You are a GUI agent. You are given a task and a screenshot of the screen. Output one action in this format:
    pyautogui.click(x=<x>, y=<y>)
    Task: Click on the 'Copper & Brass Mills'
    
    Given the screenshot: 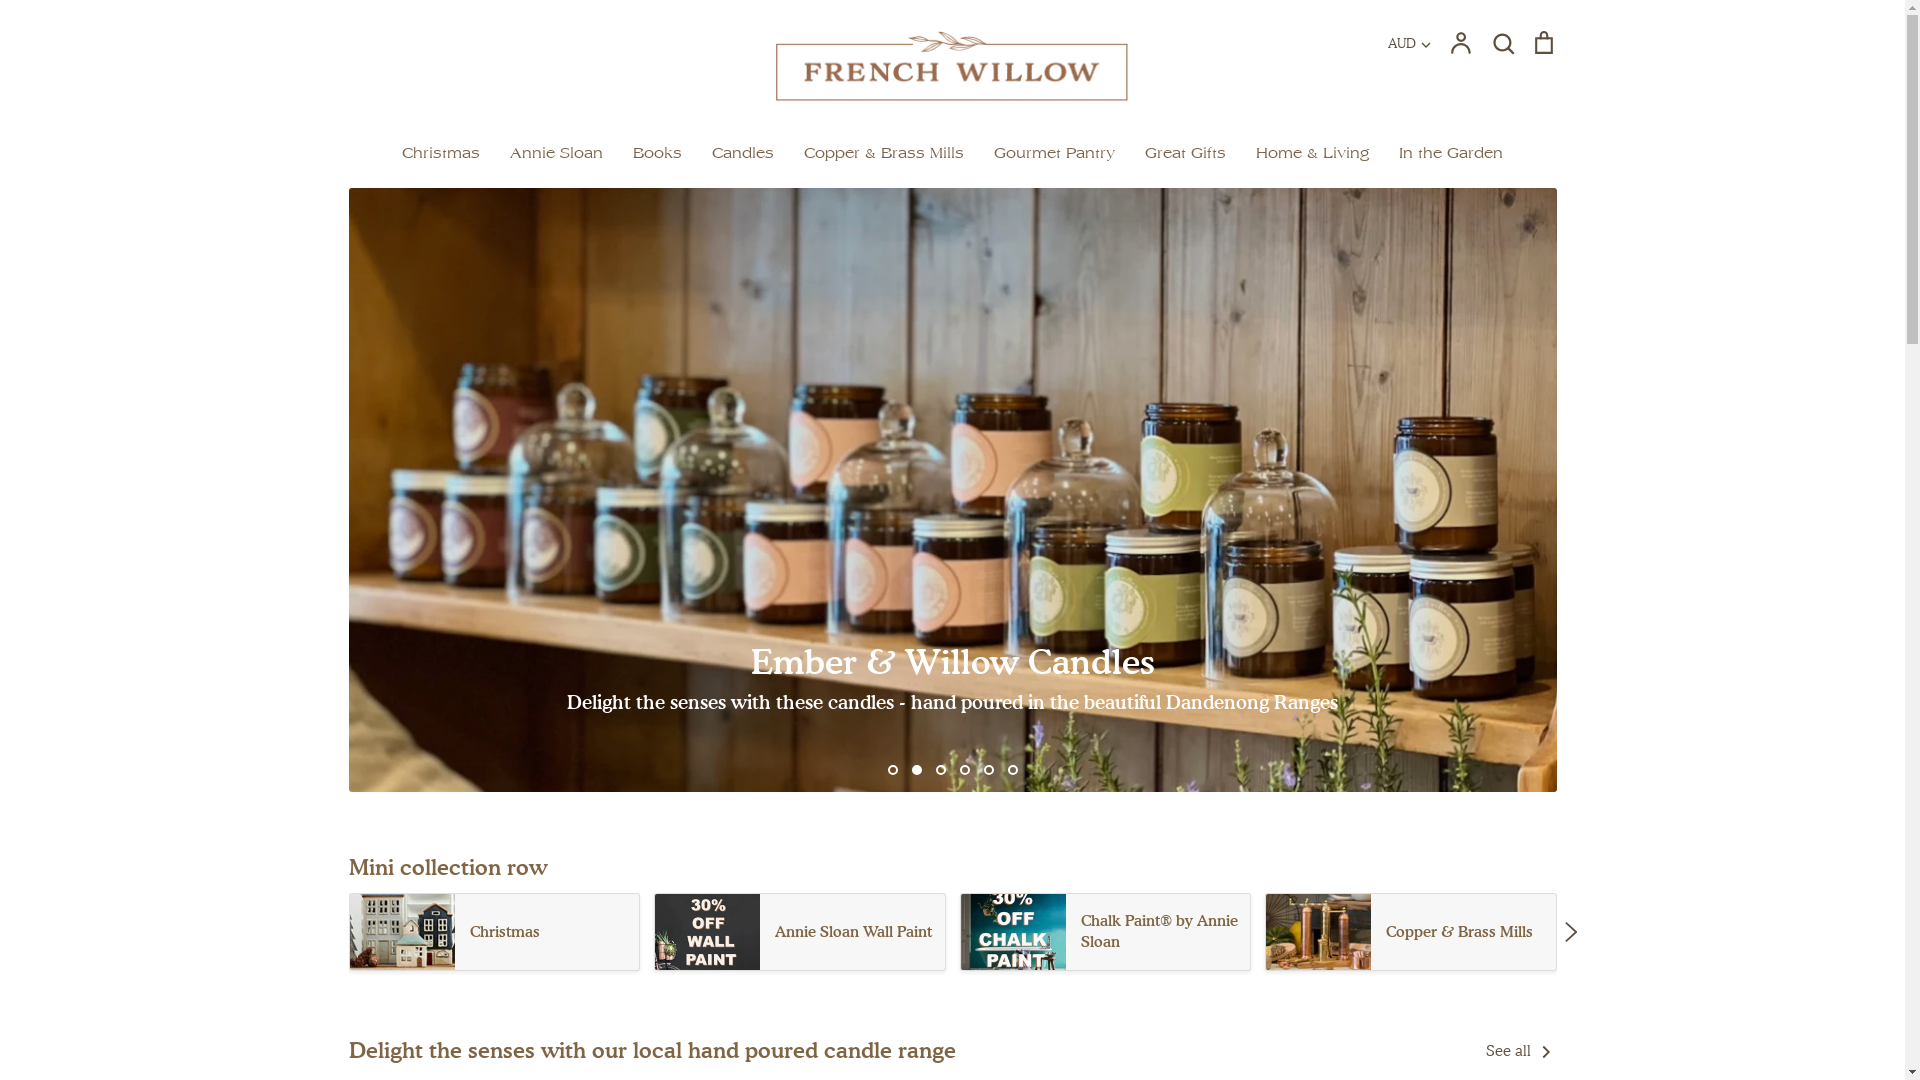 What is the action you would take?
    pyautogui.click(x=1410, y=932)
    